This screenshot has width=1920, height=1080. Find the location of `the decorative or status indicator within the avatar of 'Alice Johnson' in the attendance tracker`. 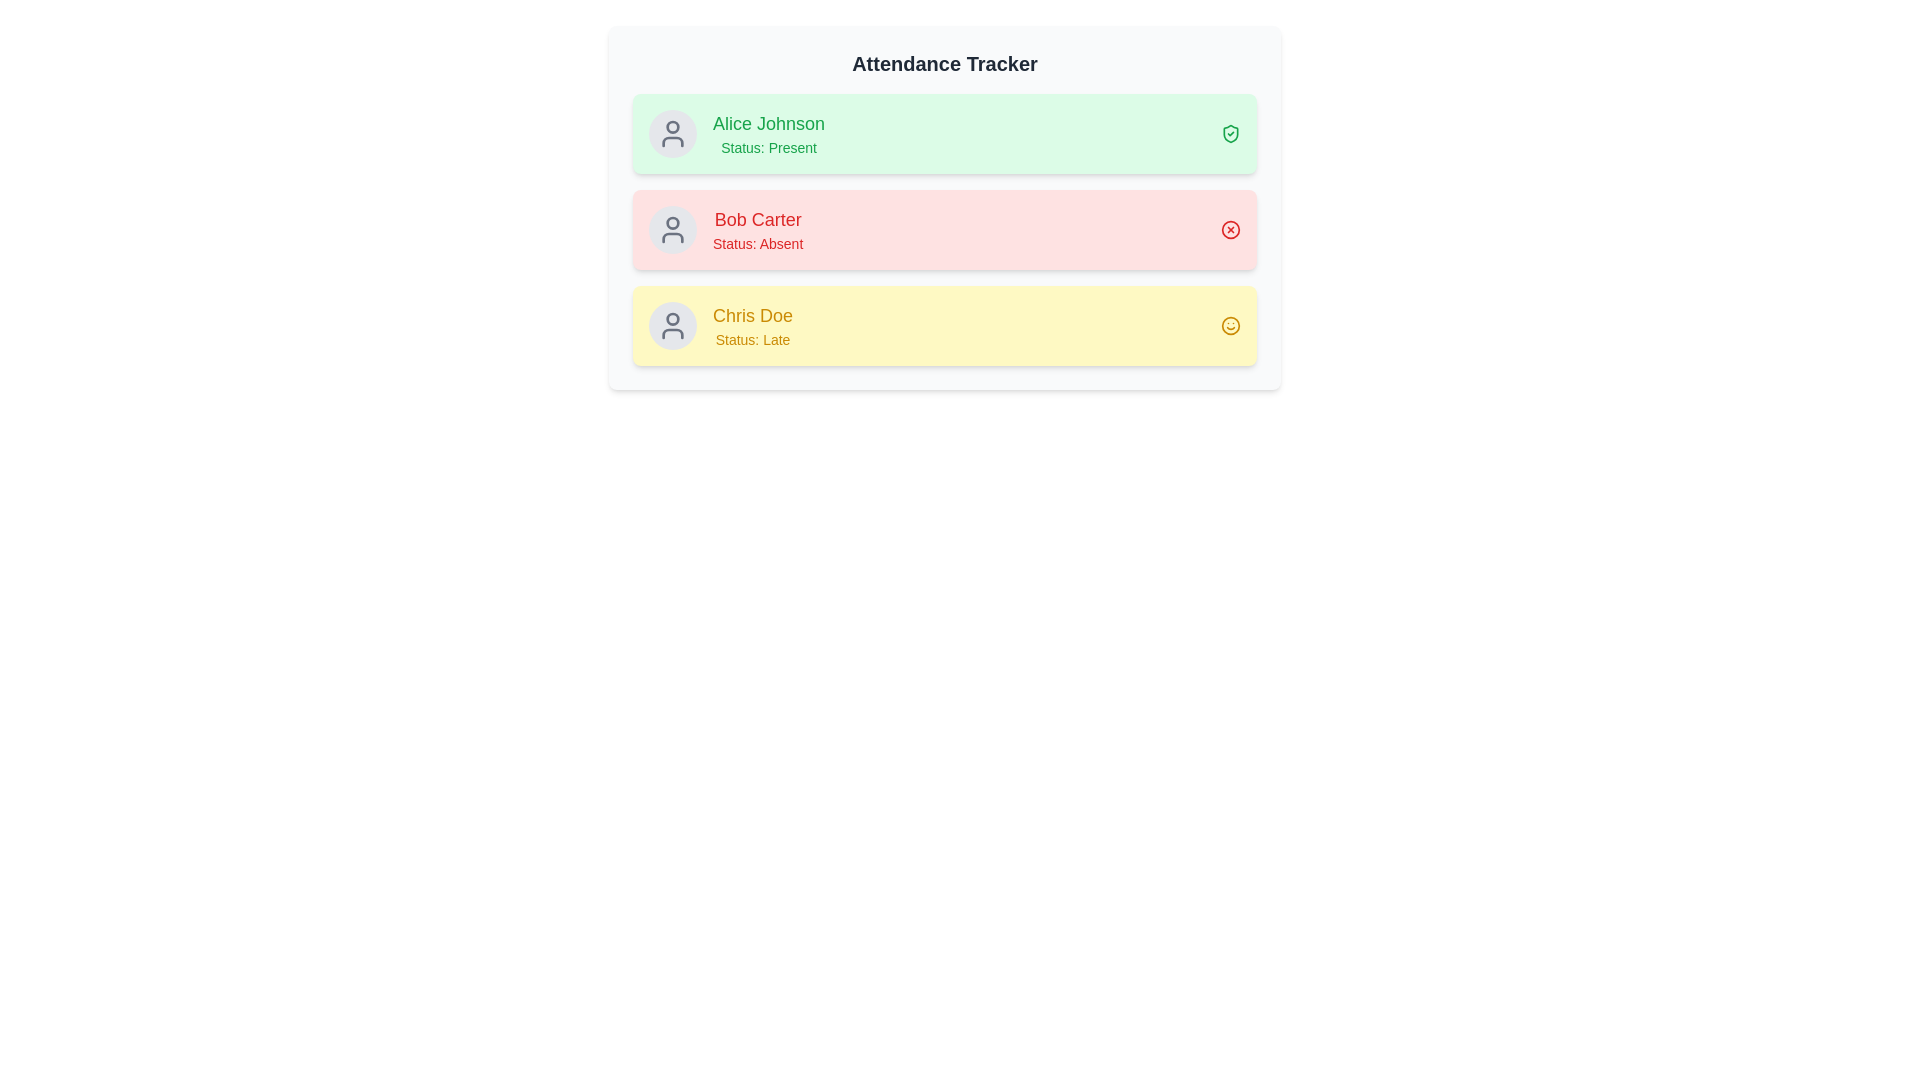

the decorative or status indicator within the avatar of 'Alice Johnson' in the attendance tracker is located at coordinates (672, 127).